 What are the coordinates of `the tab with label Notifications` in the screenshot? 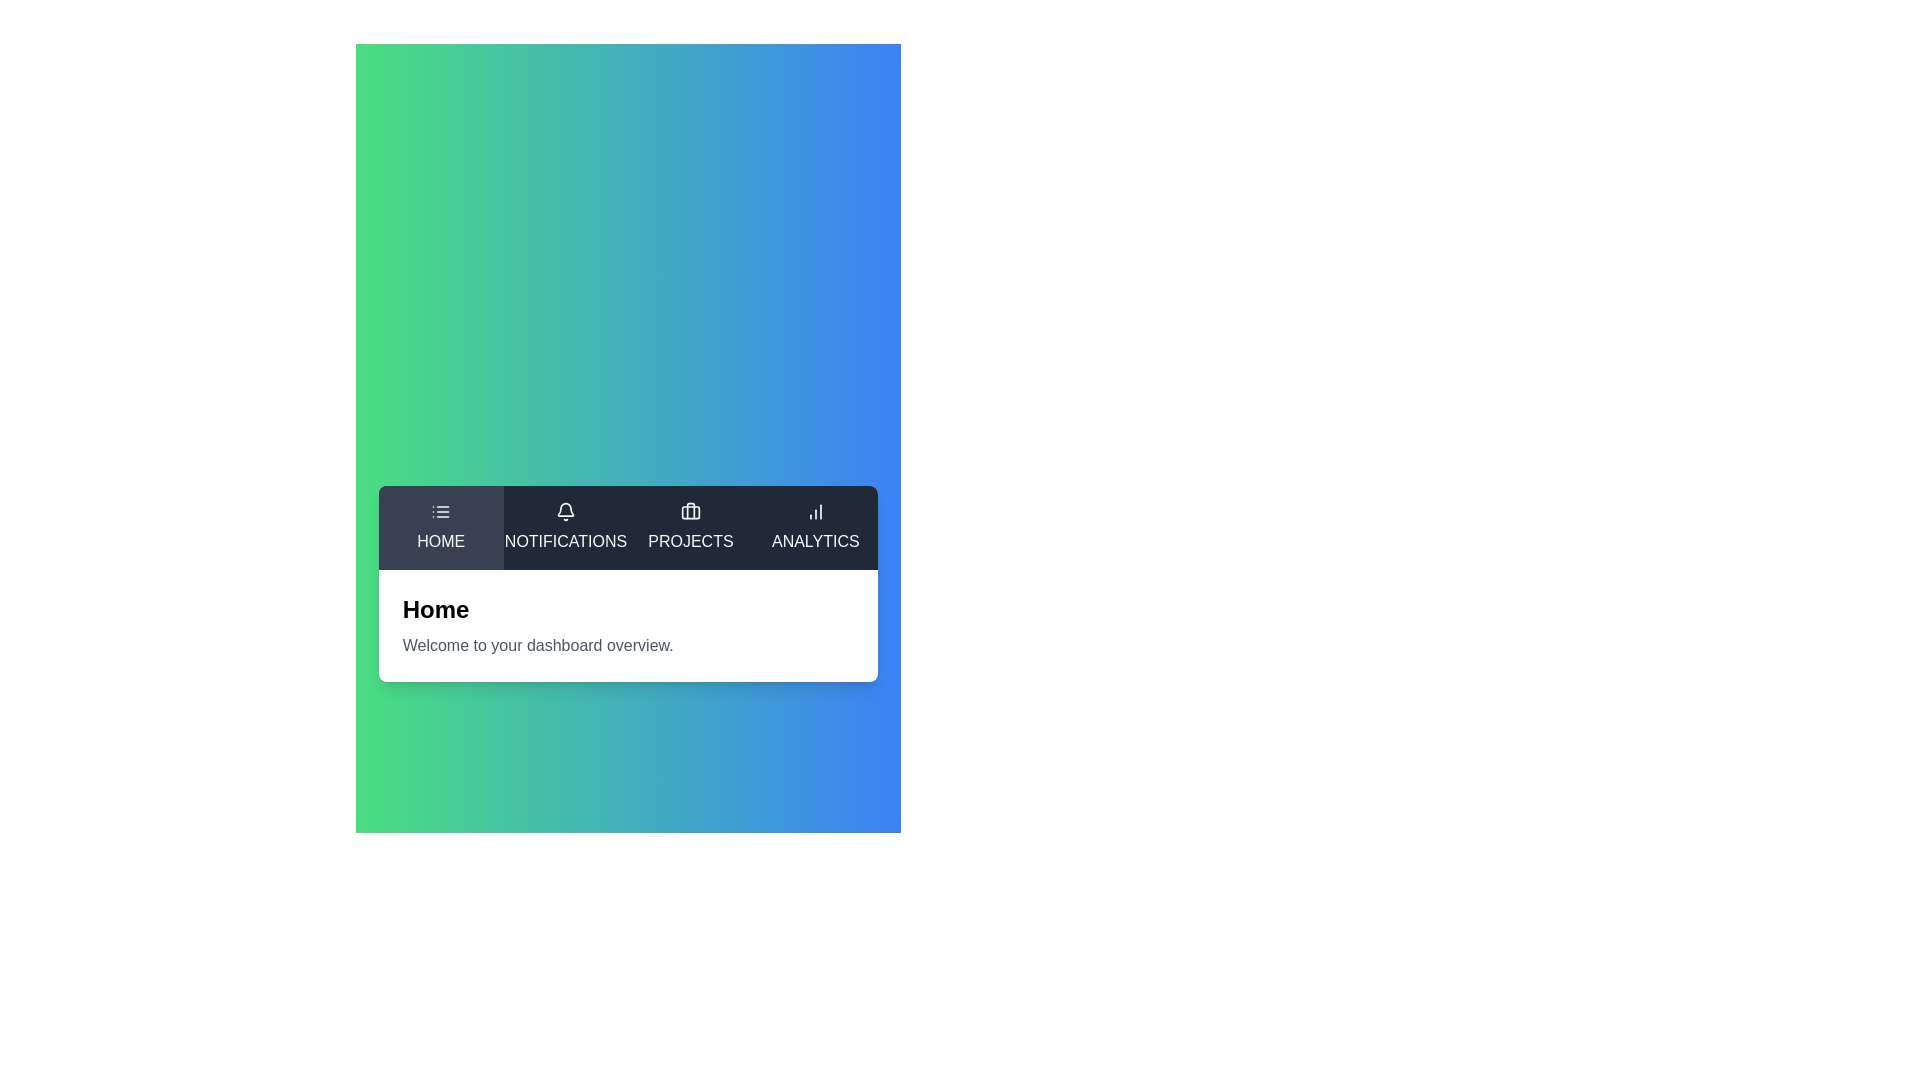 It's located at (565, 527).